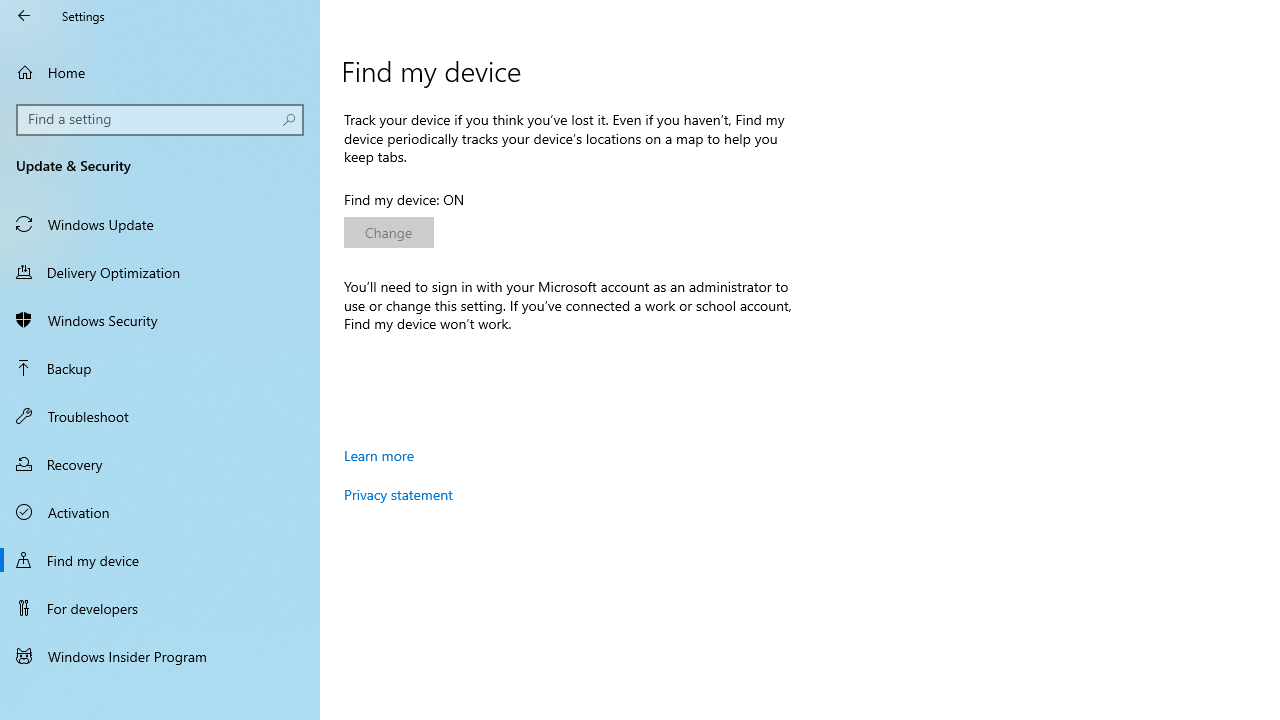  I want to click on 'Find my device', so click(160, 559).